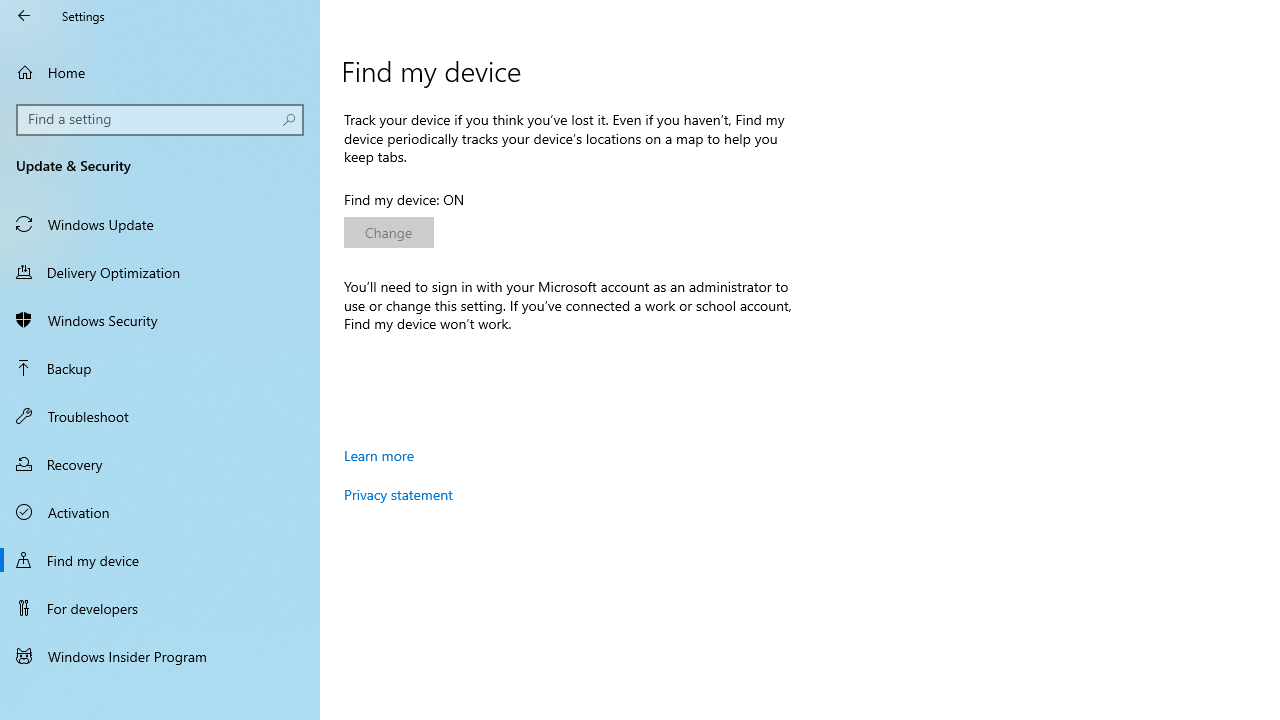  I want to click on 'Find my device', so click(160, 559).